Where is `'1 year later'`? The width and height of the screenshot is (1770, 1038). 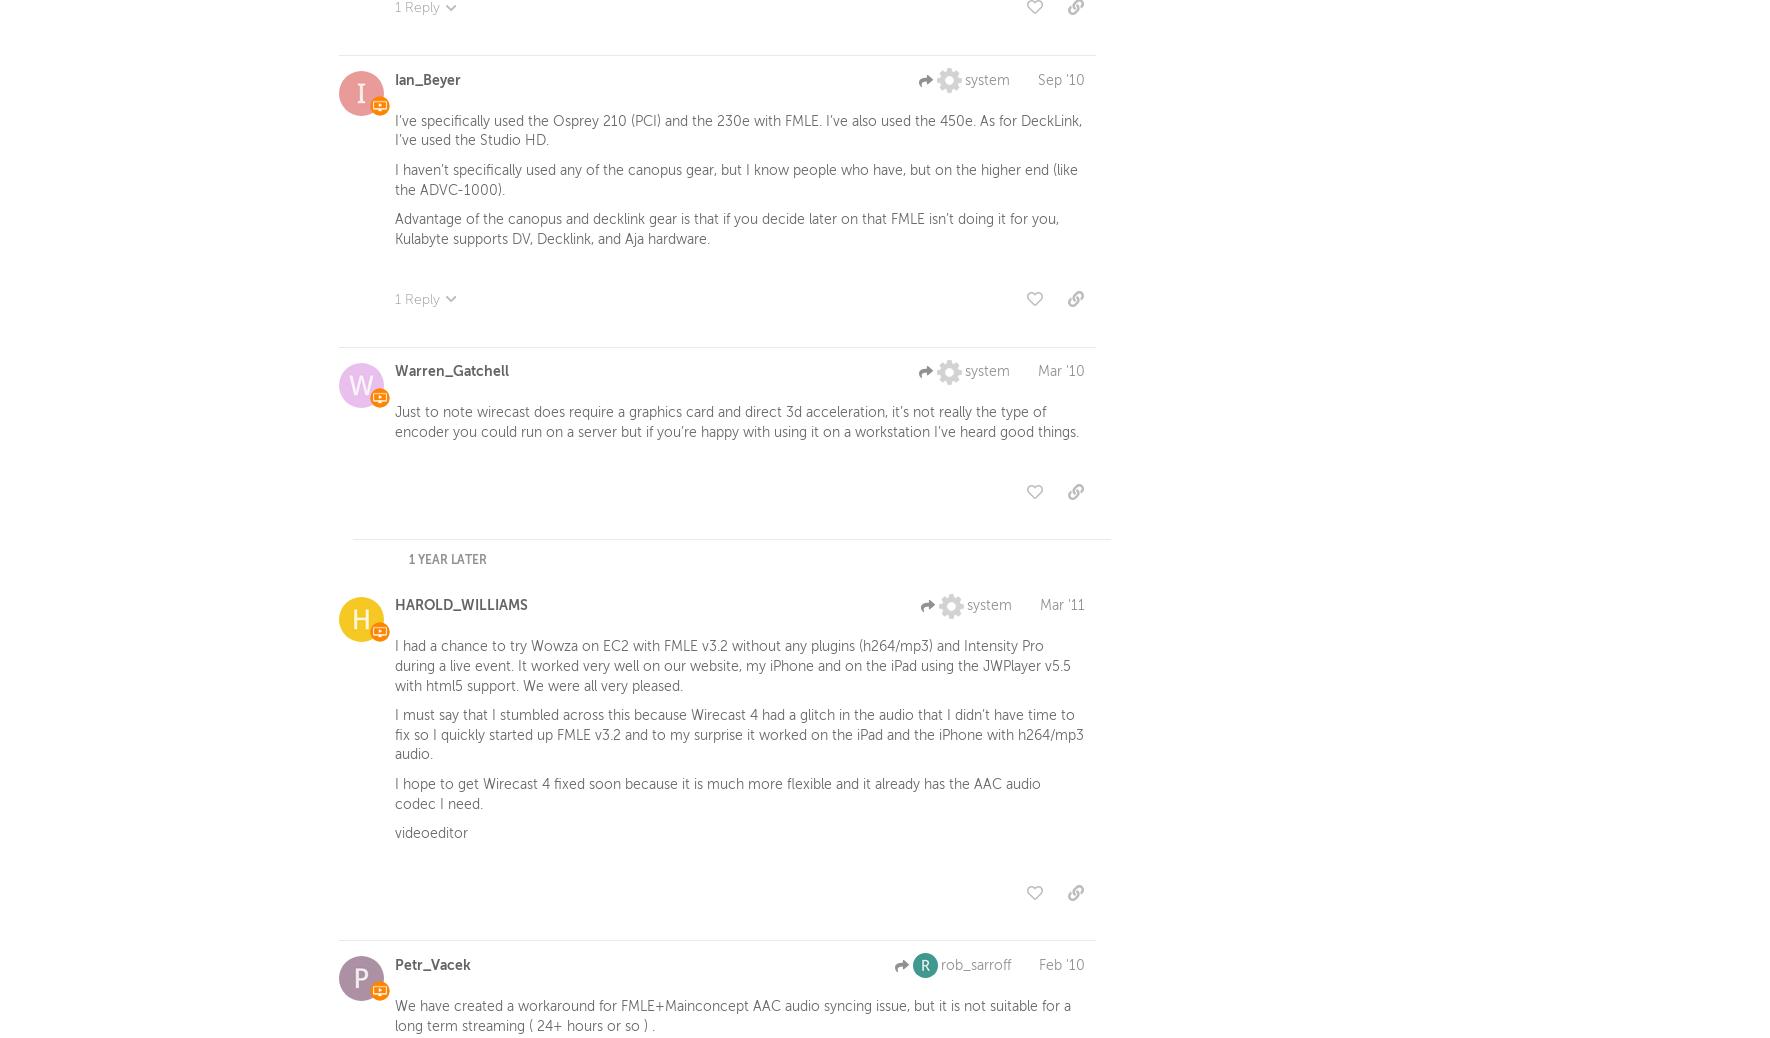
'1 year later' is located at coordinates (447, 563).